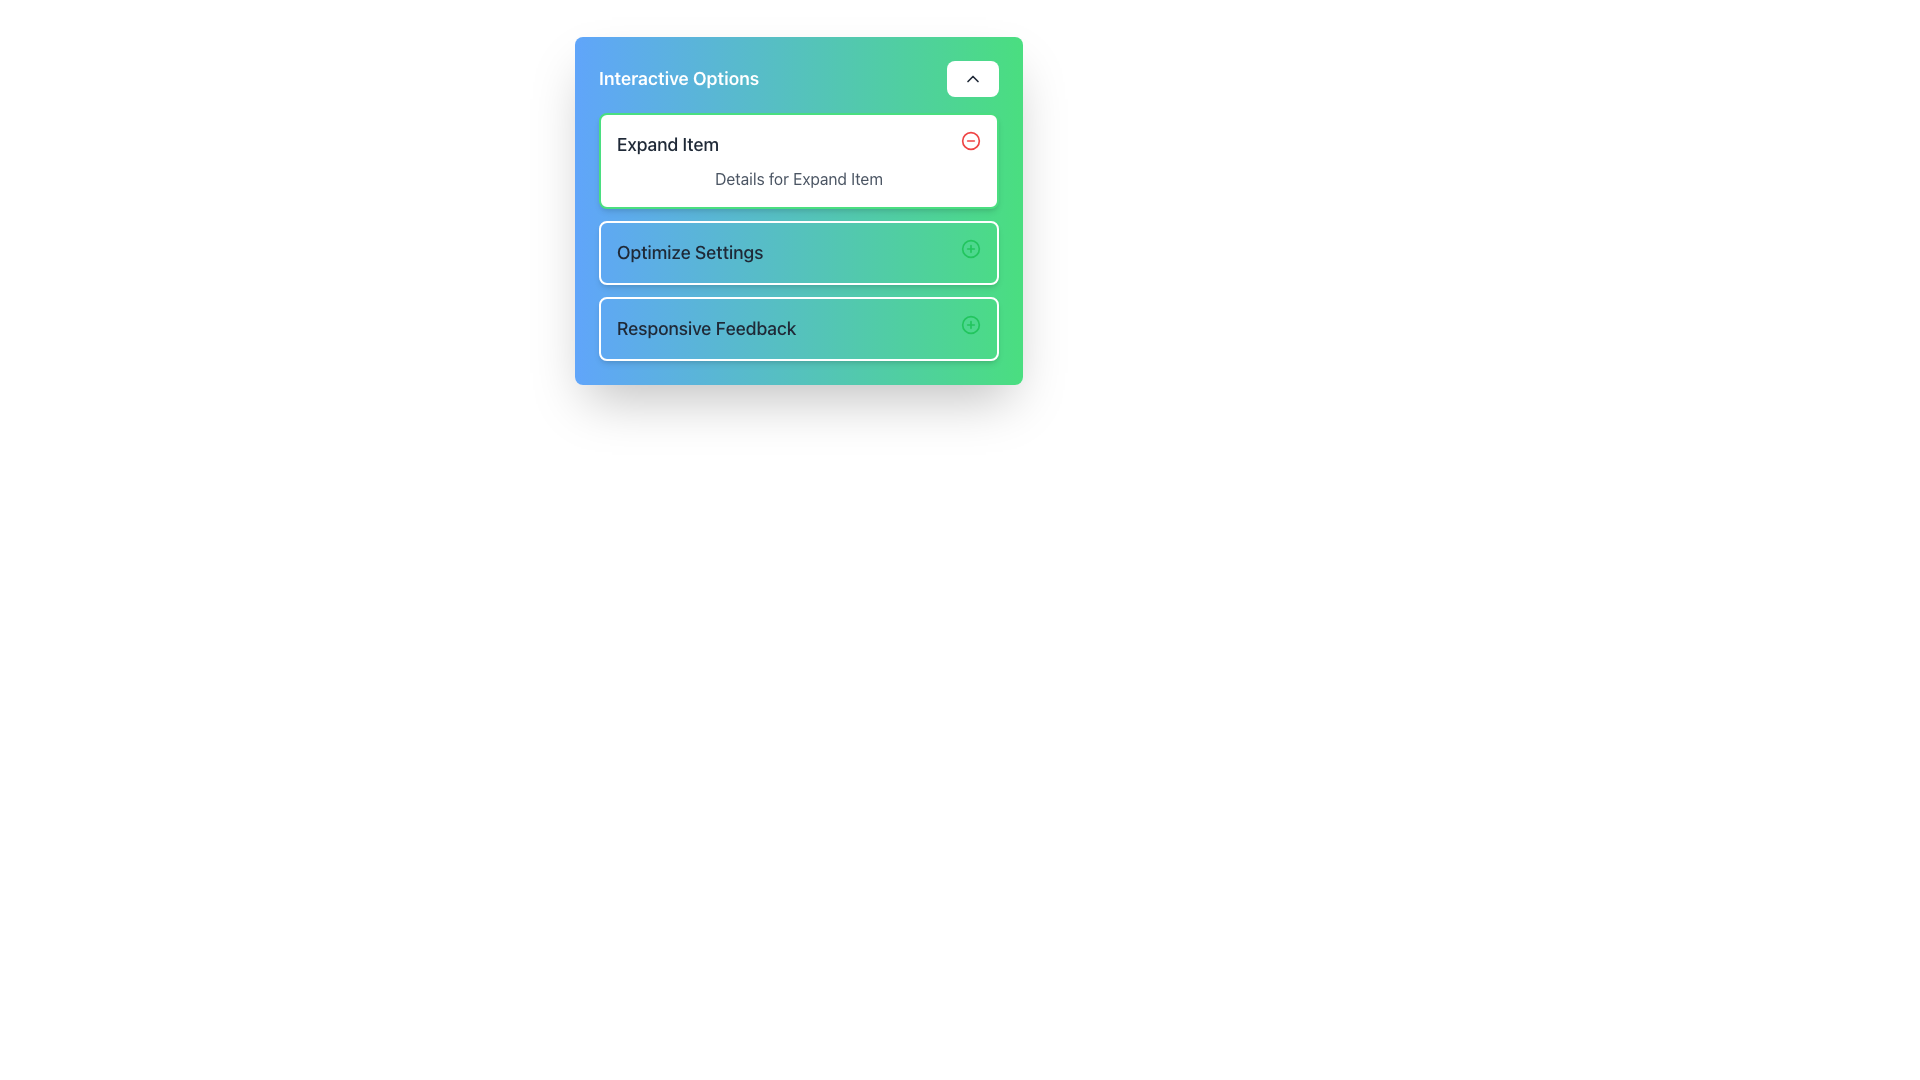  What do you see at coordinates (706, 327) in the screenshot?
I see `text label located in the third row, positioned to the left of the addition icon and below the 'Optimize Settings' label` at bounding box center [706, 327].